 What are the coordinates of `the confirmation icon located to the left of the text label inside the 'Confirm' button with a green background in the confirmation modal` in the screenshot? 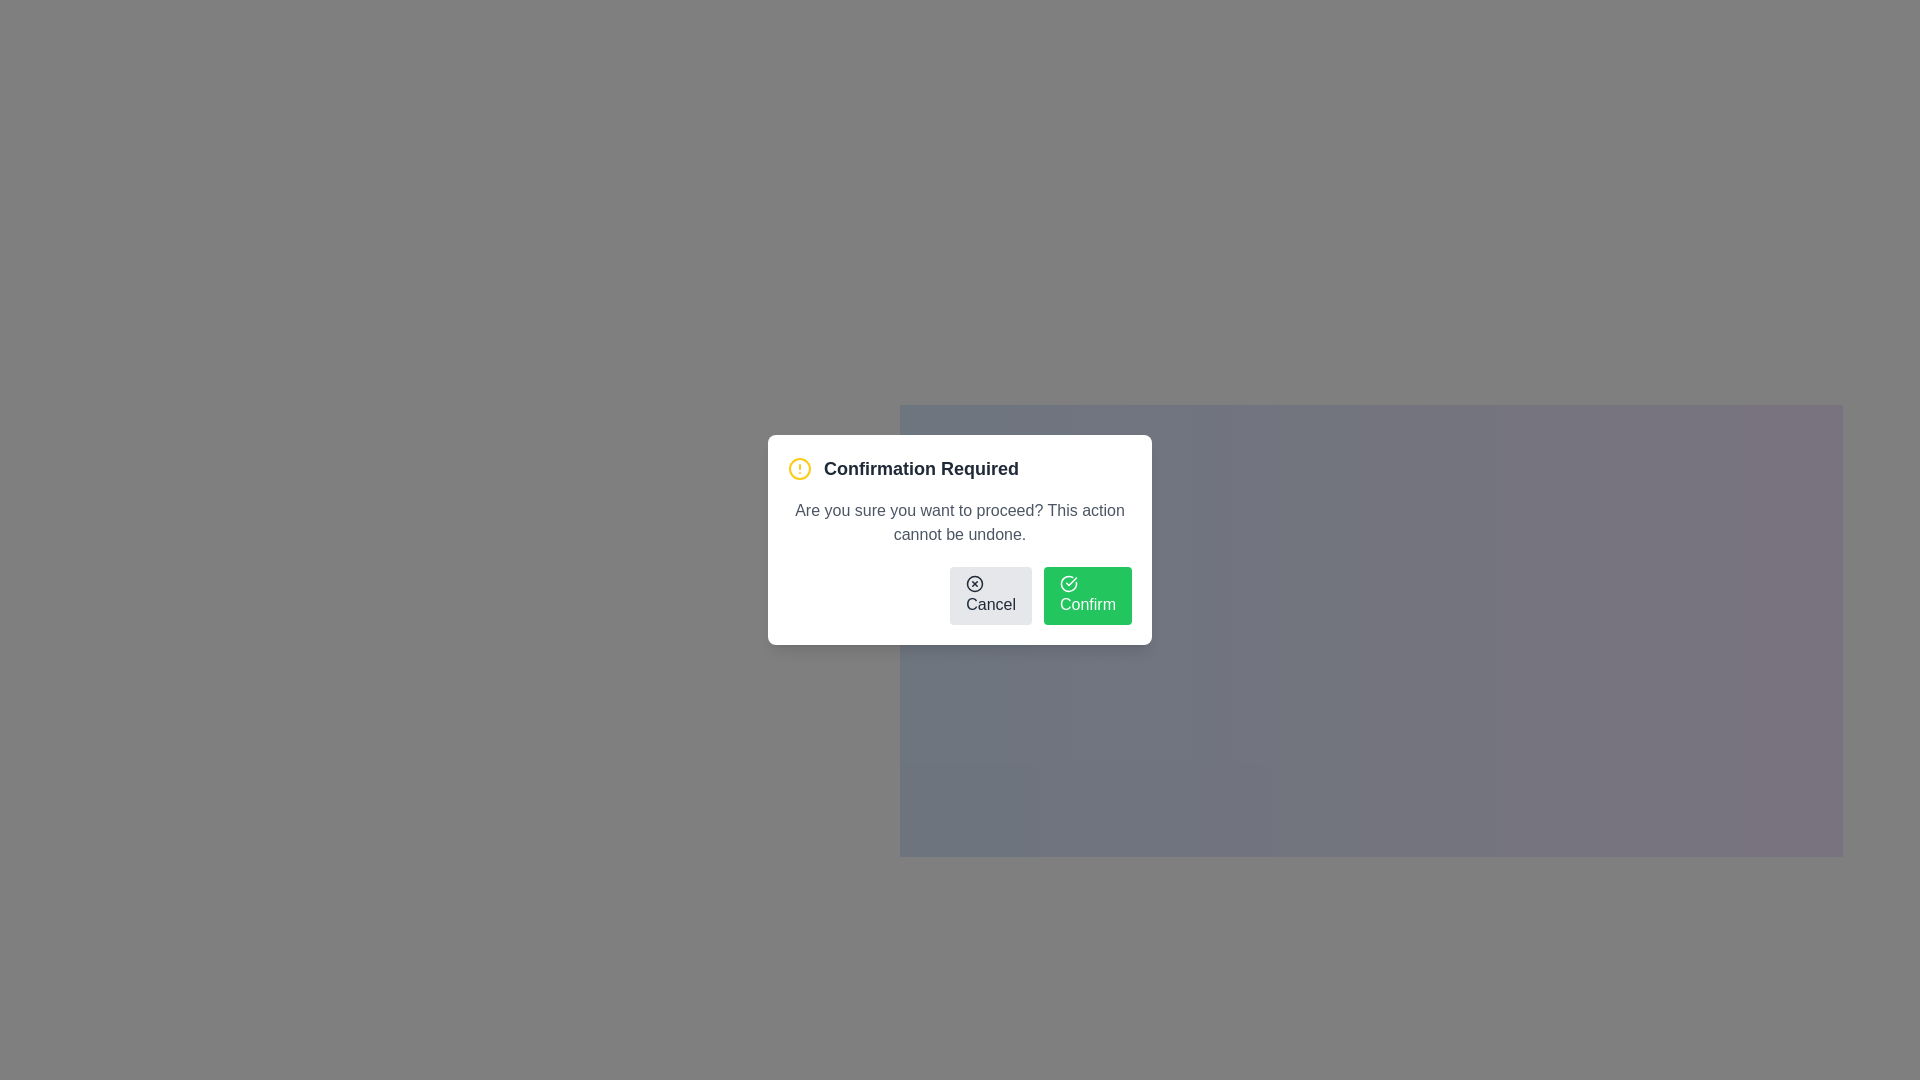 It's located at (1068, 583).